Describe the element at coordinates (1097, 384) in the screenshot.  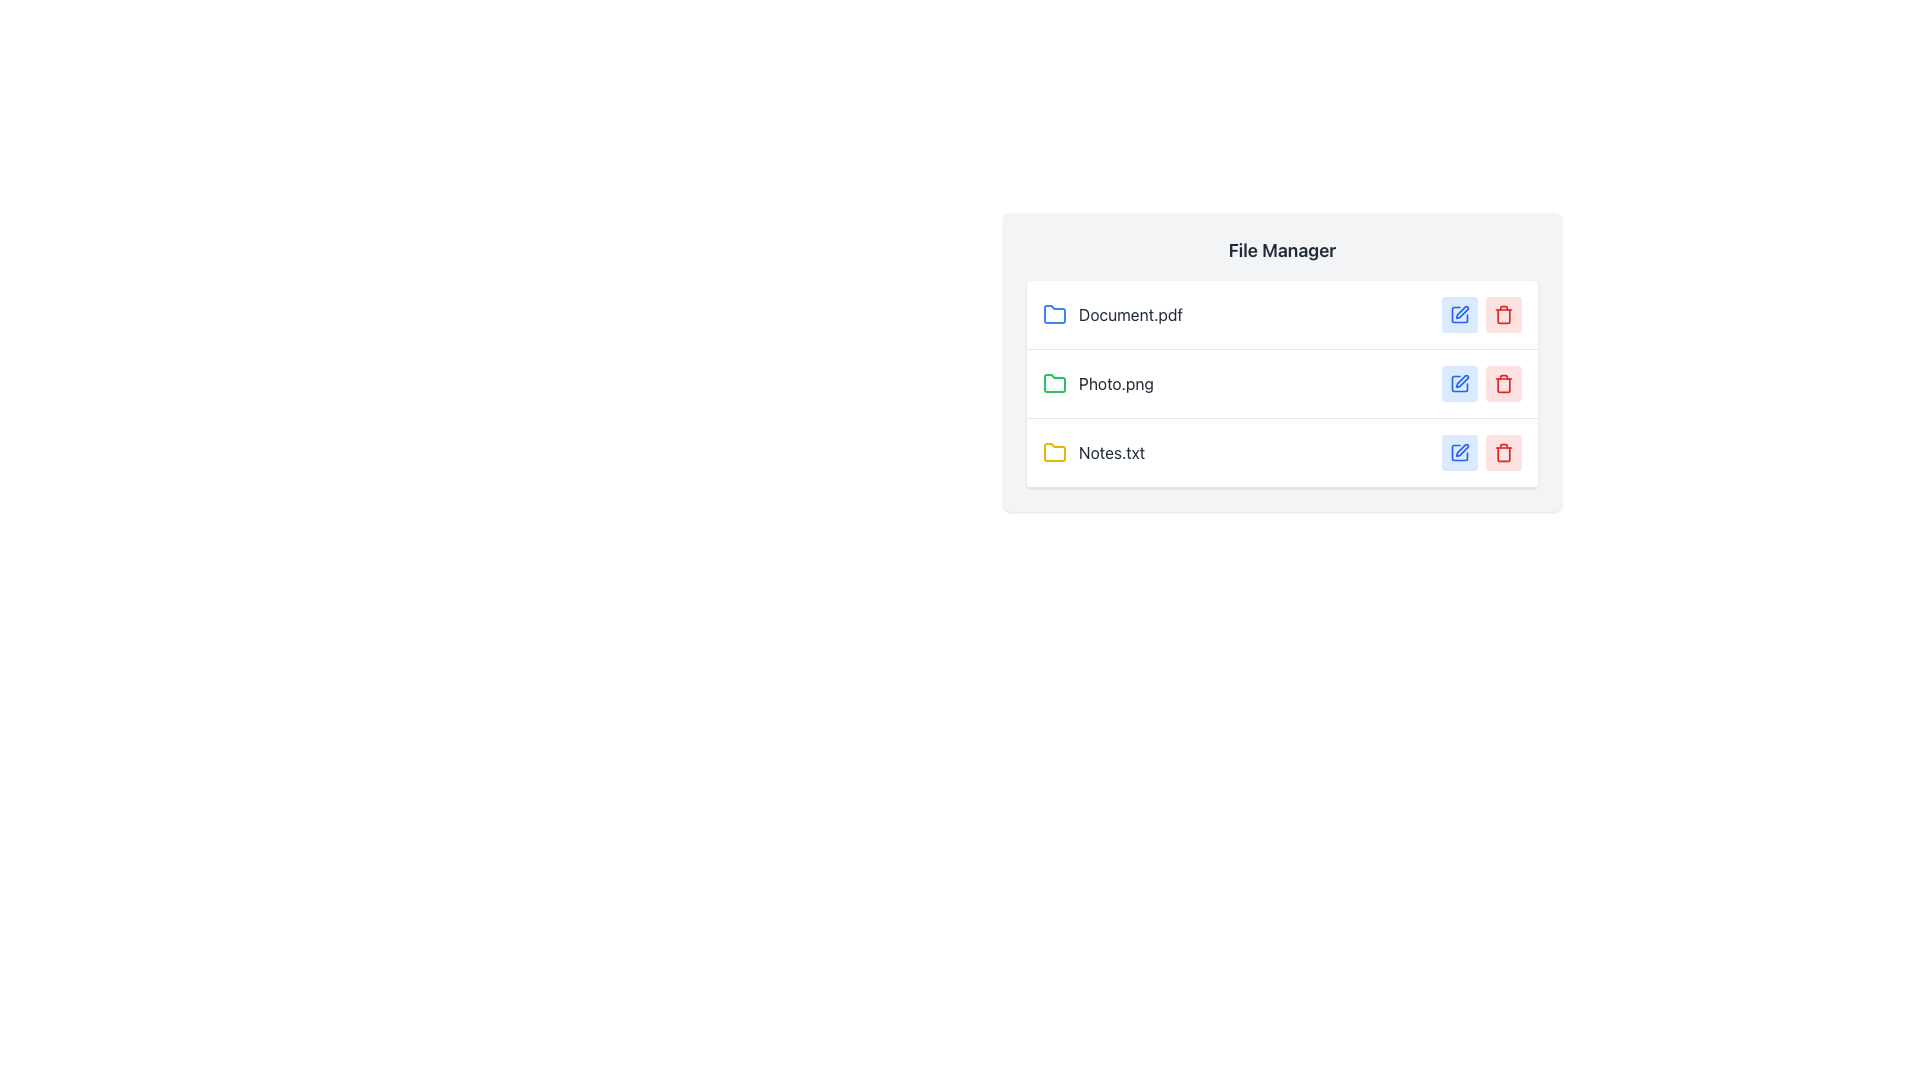
I see `the label of the file named 'Photo.png' in the file management interface` at that location.